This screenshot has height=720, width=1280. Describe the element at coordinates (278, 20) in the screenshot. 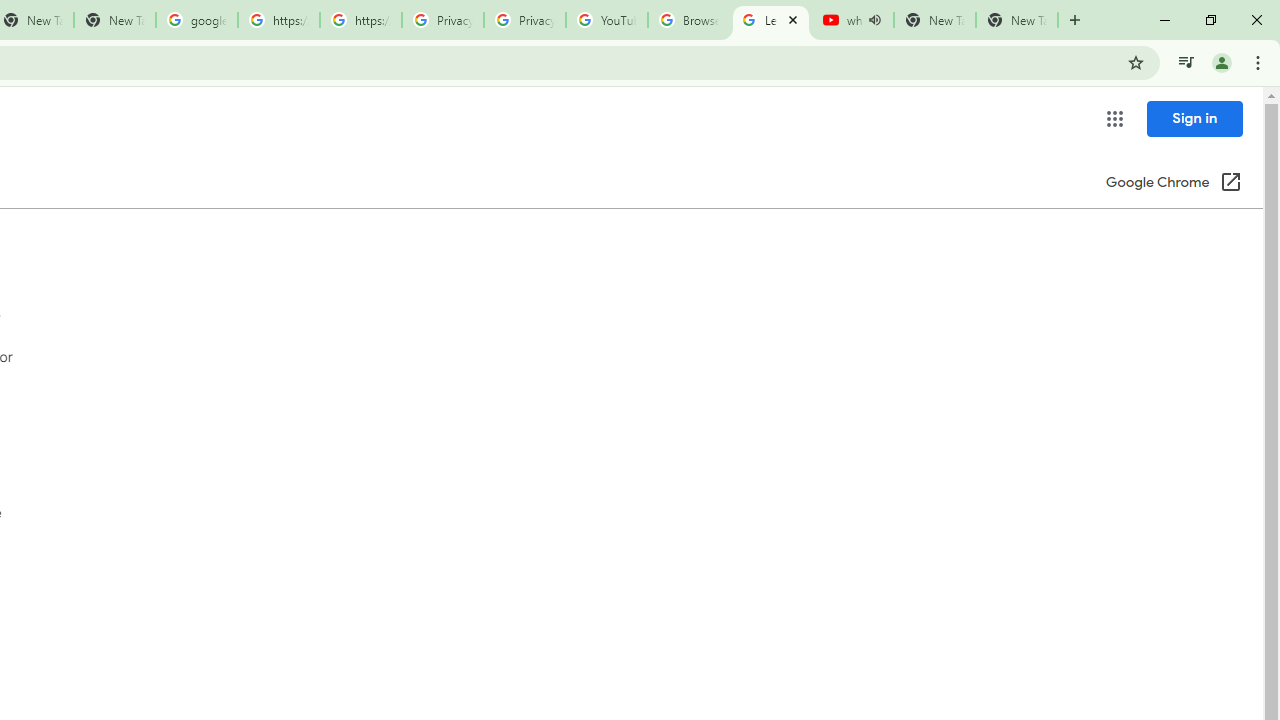

I see `'https://scholar.google.com/'` at that location.